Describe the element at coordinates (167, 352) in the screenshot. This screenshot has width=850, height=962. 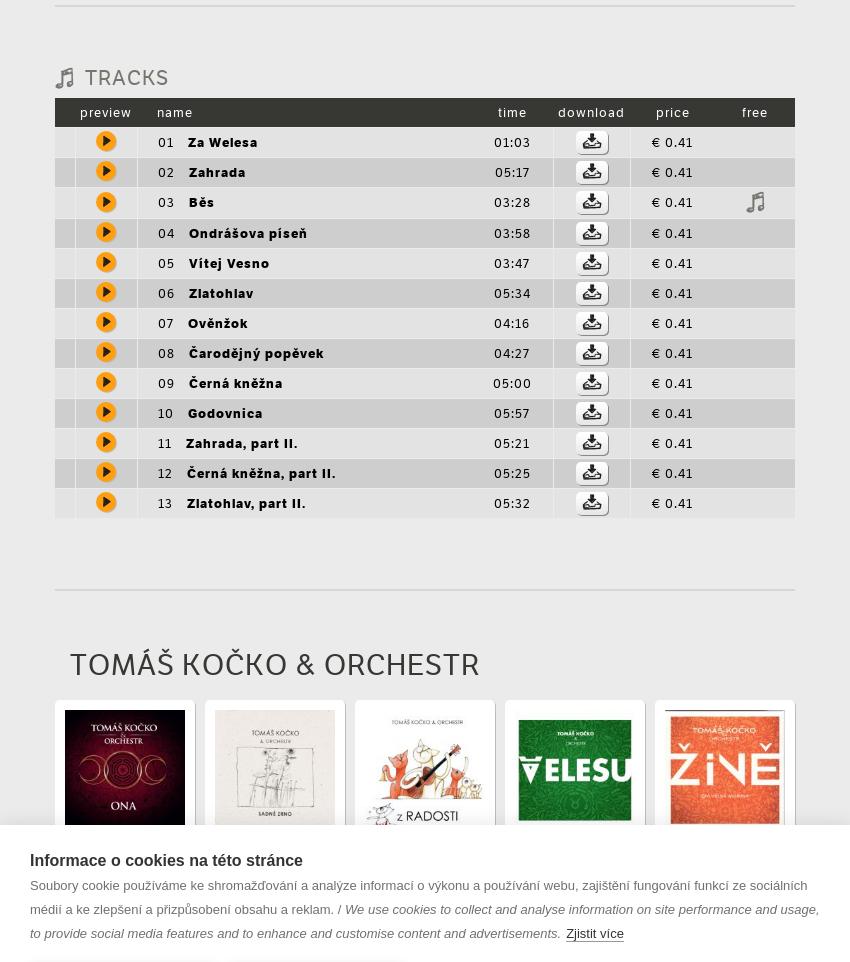
I see `'08'` at that location.